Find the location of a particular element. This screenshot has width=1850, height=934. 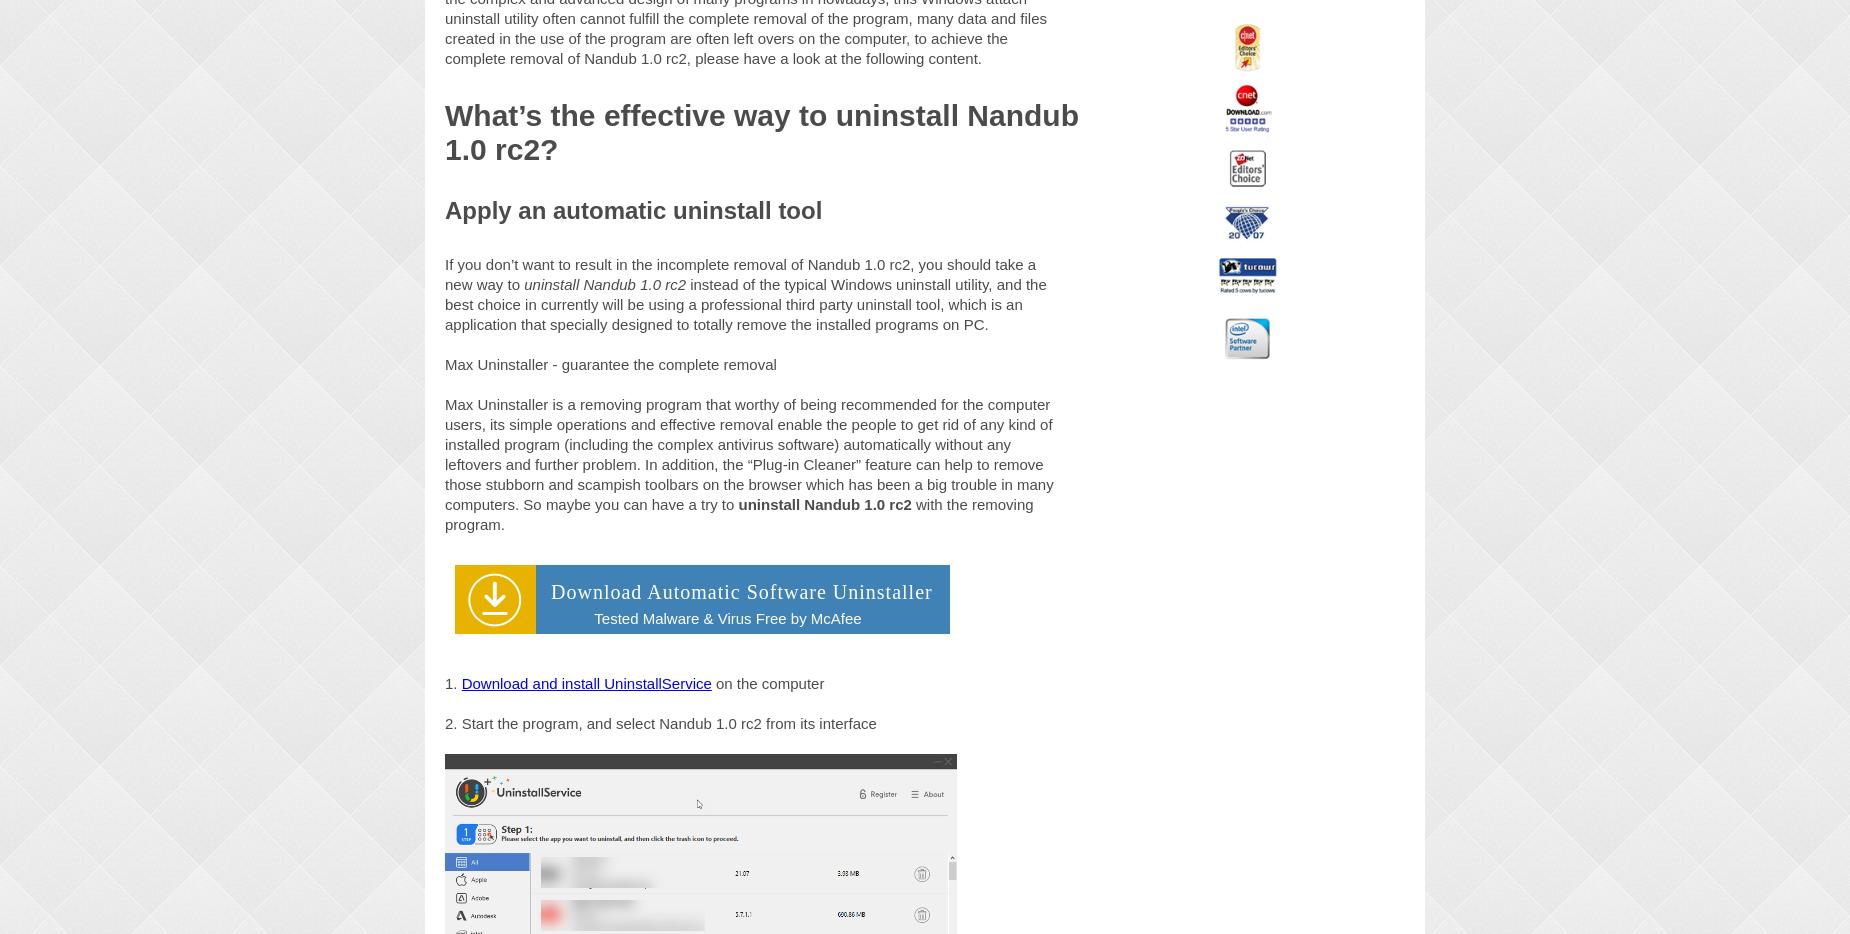

'instead of the typical Windows uninstall utility, and the best choice in 
					currently will be using a professional third party uninstall tool, which is an application that specially designed to totally remove the installed programs on PC.' is located at coordinates (745, 303).